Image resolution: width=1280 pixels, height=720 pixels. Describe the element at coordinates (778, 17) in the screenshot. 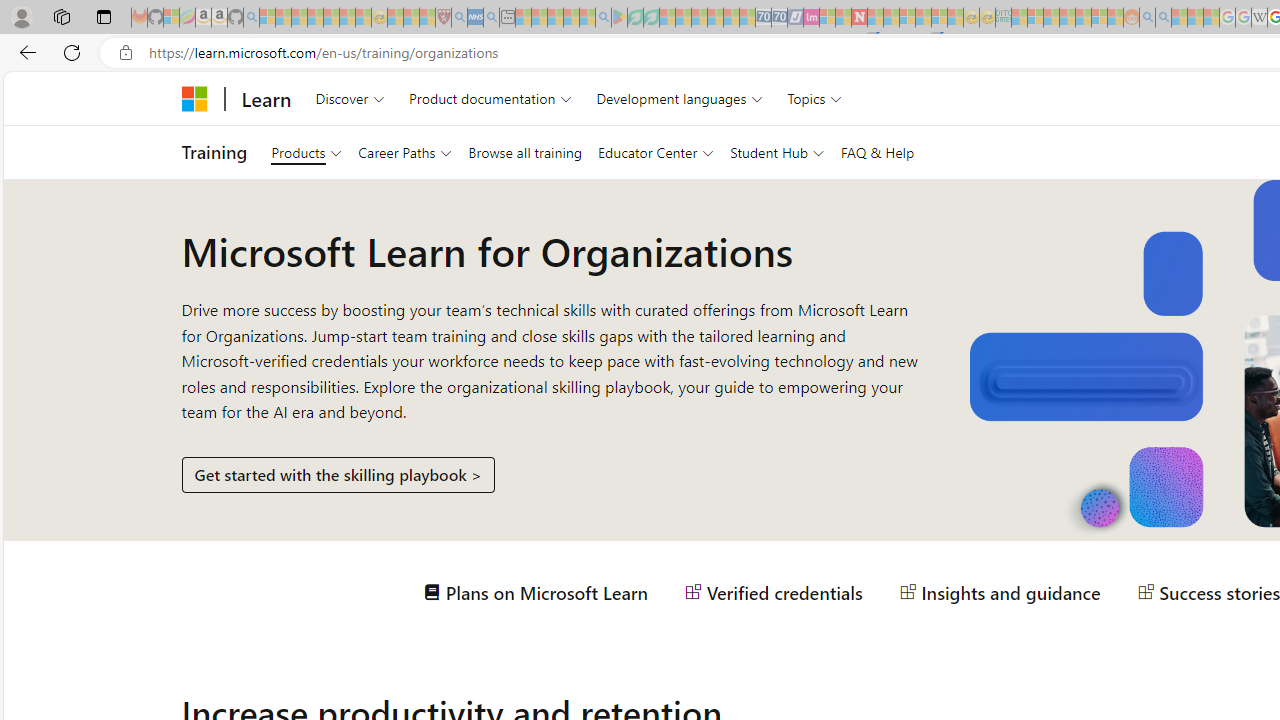

I see `'Cheap Hotels - Save70.com - Sleeping'` at that location.